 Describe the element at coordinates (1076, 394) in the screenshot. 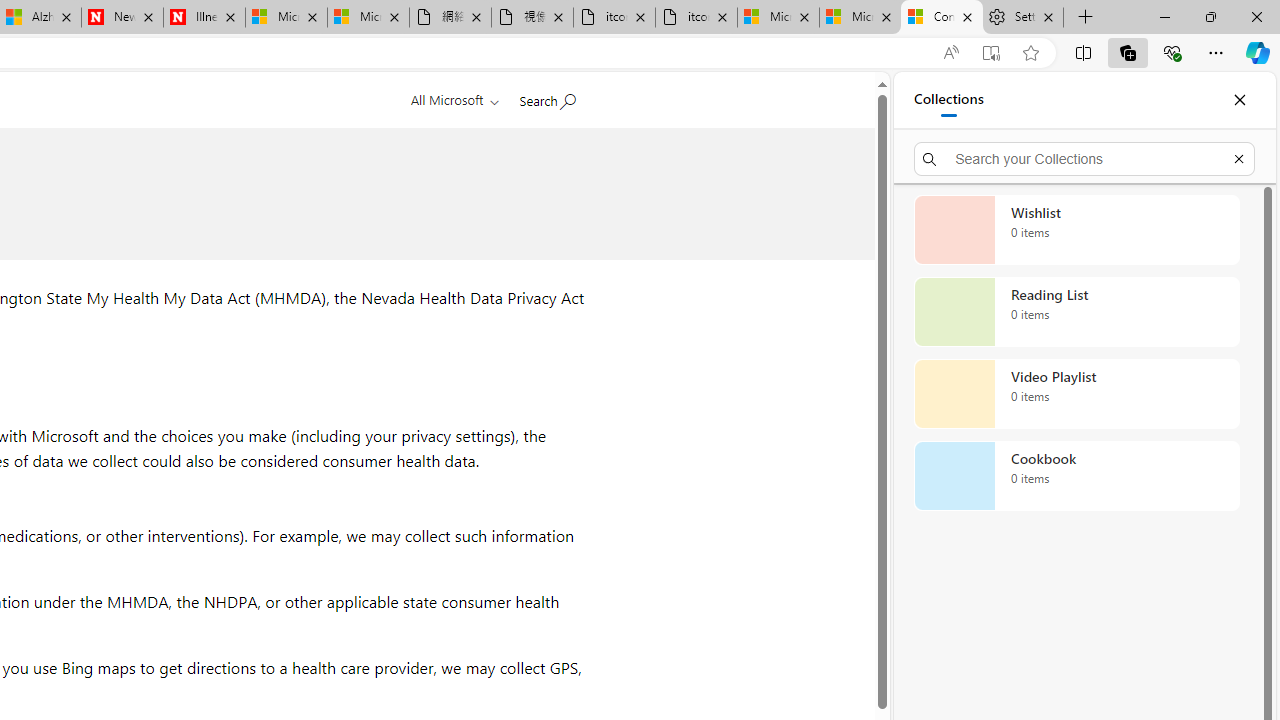

I see `'Video Playlist collection, 0 items'` at that location.